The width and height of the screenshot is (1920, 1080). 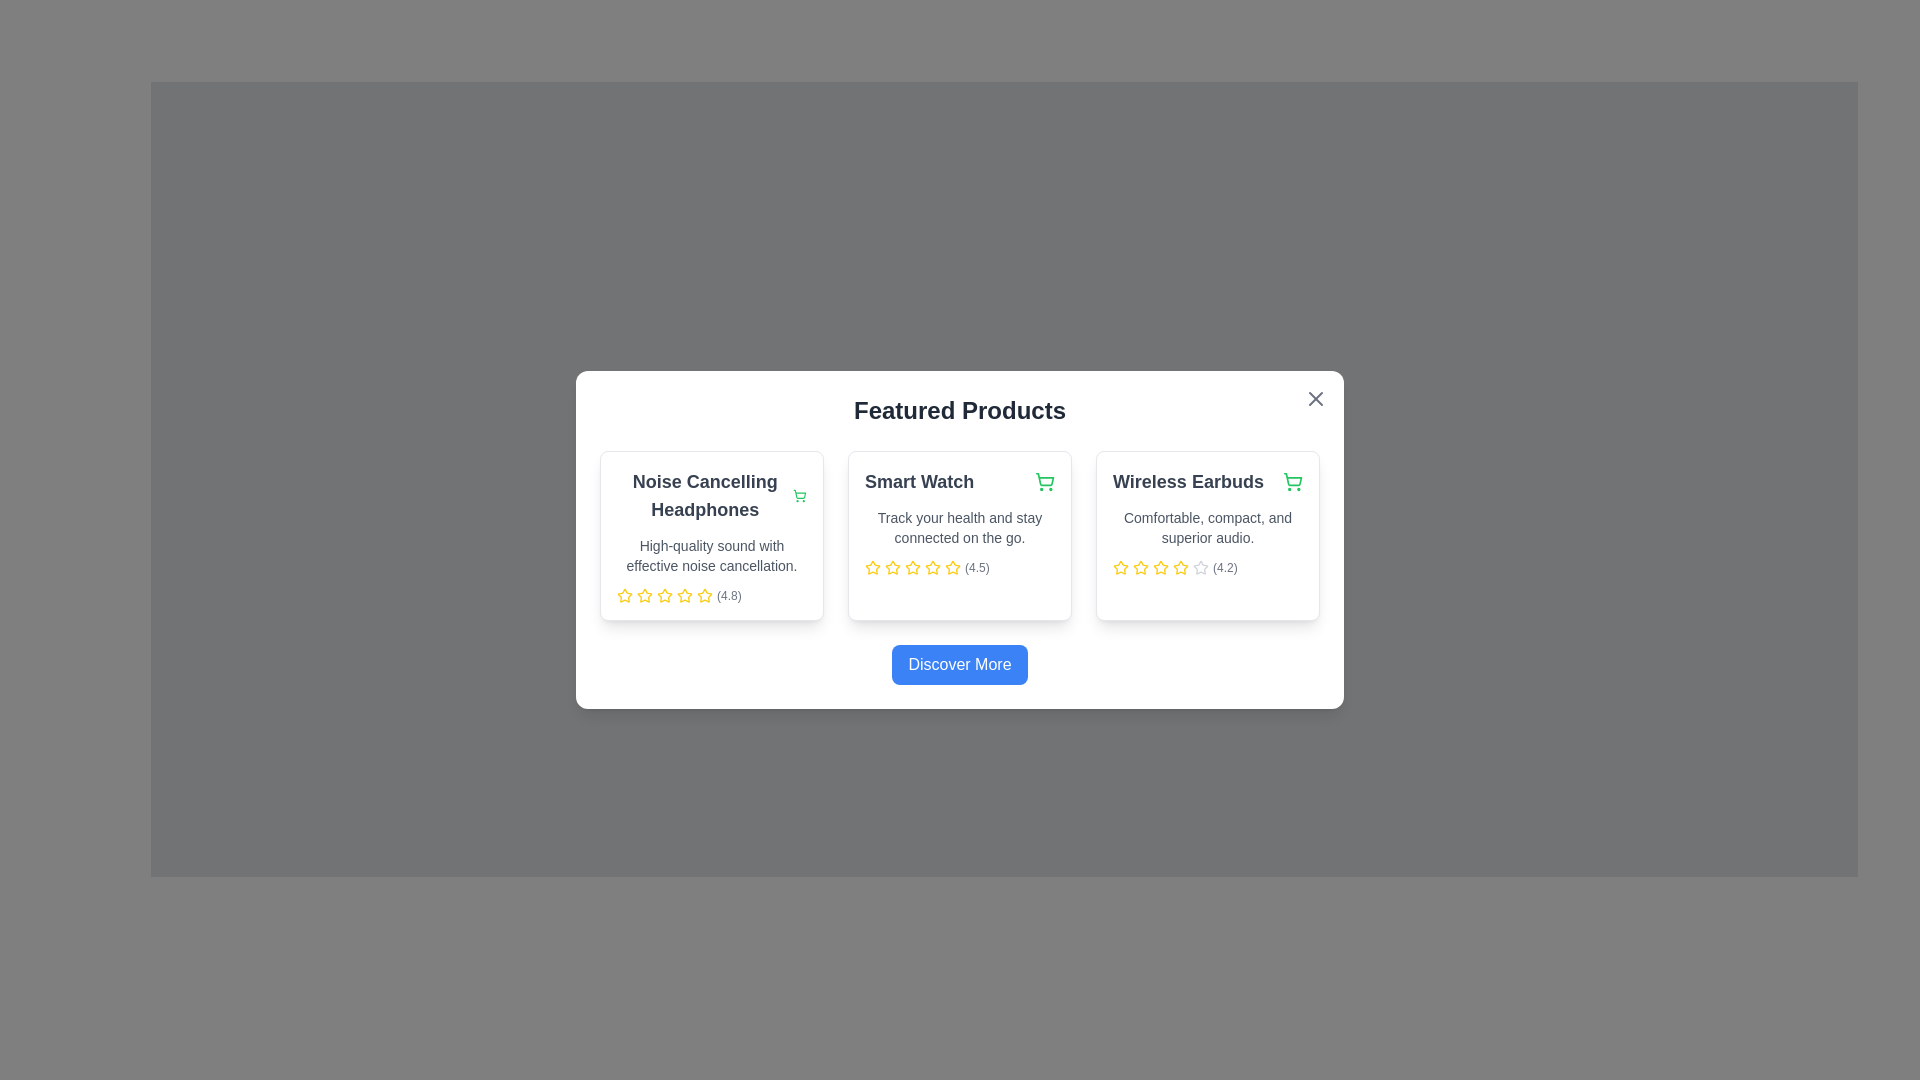 I want to click on the fourth star icon representing the fourth rating level for the product 'Smart Watch', which is located below the text 'Smart Watch' in the middle product card, so click(x=911, y=567).